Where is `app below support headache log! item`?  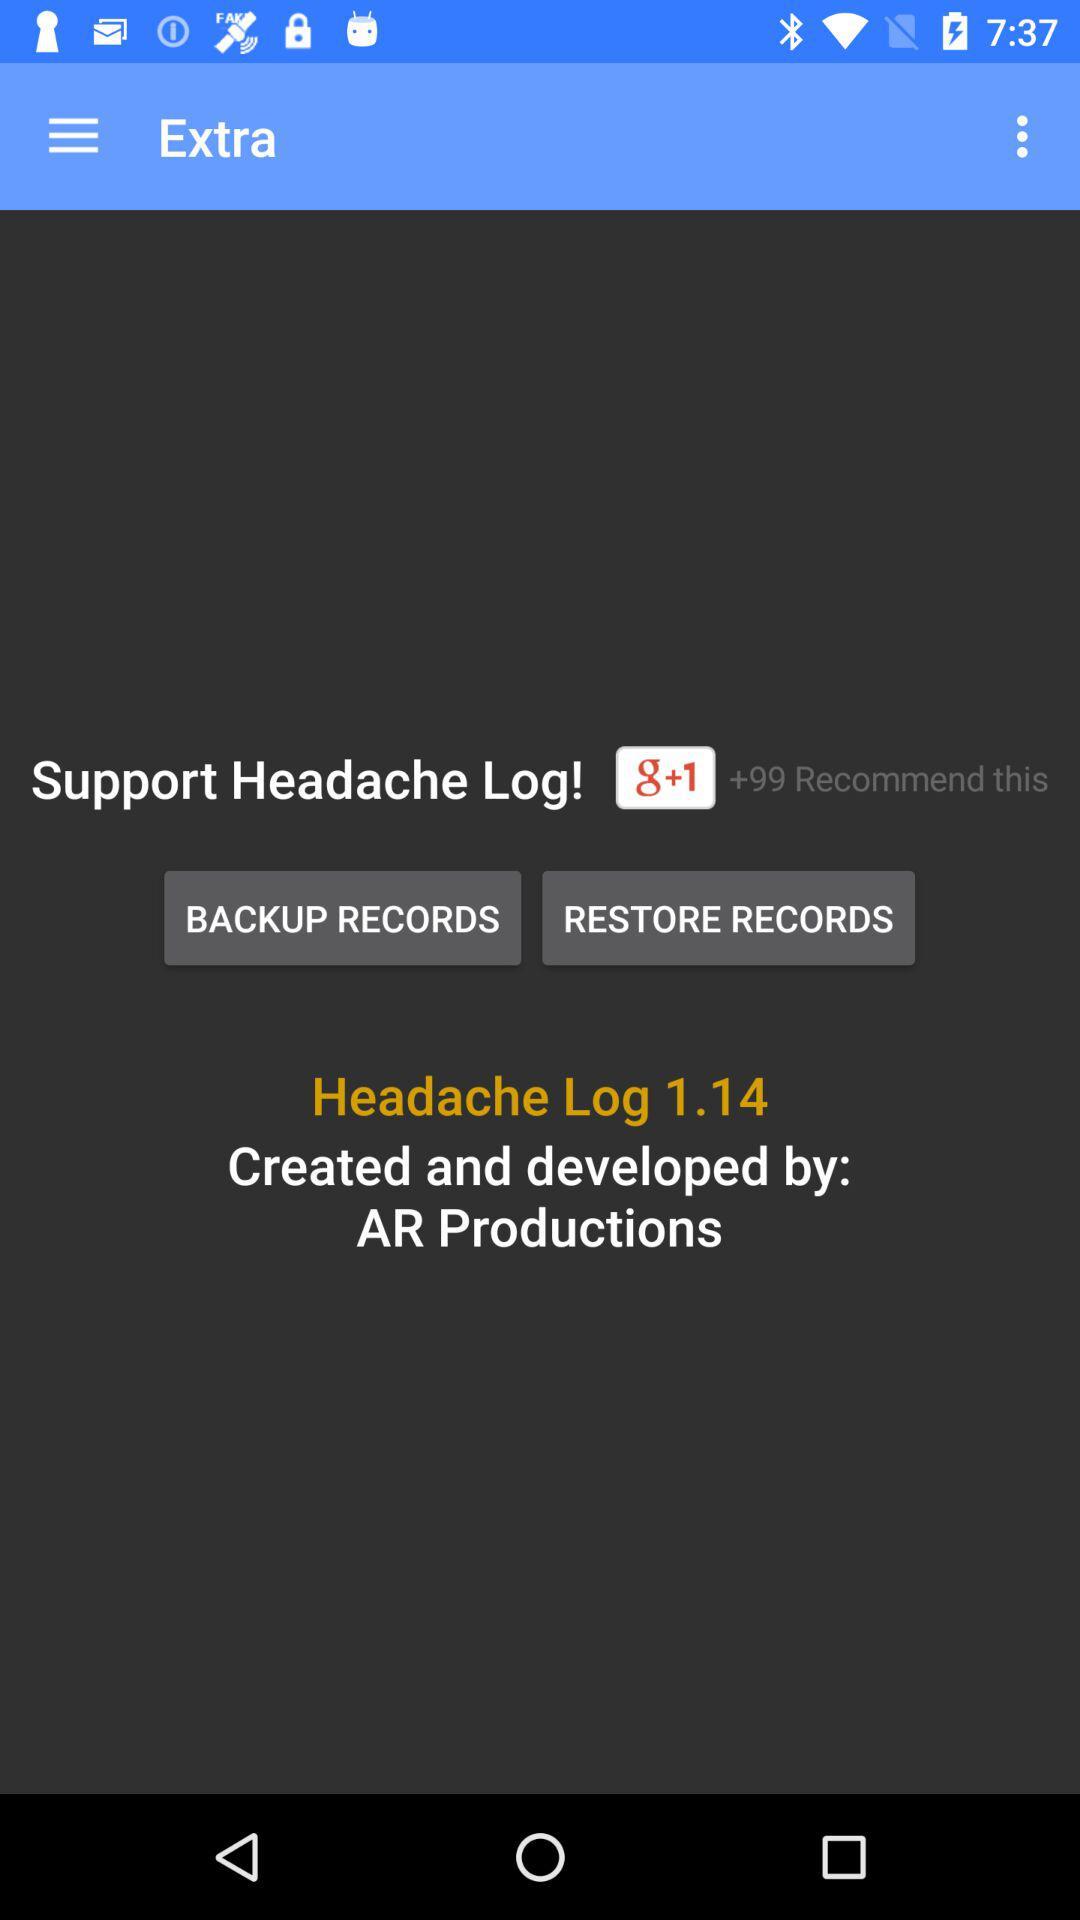
app below support headache log! item is located at coordinates (341, 916).